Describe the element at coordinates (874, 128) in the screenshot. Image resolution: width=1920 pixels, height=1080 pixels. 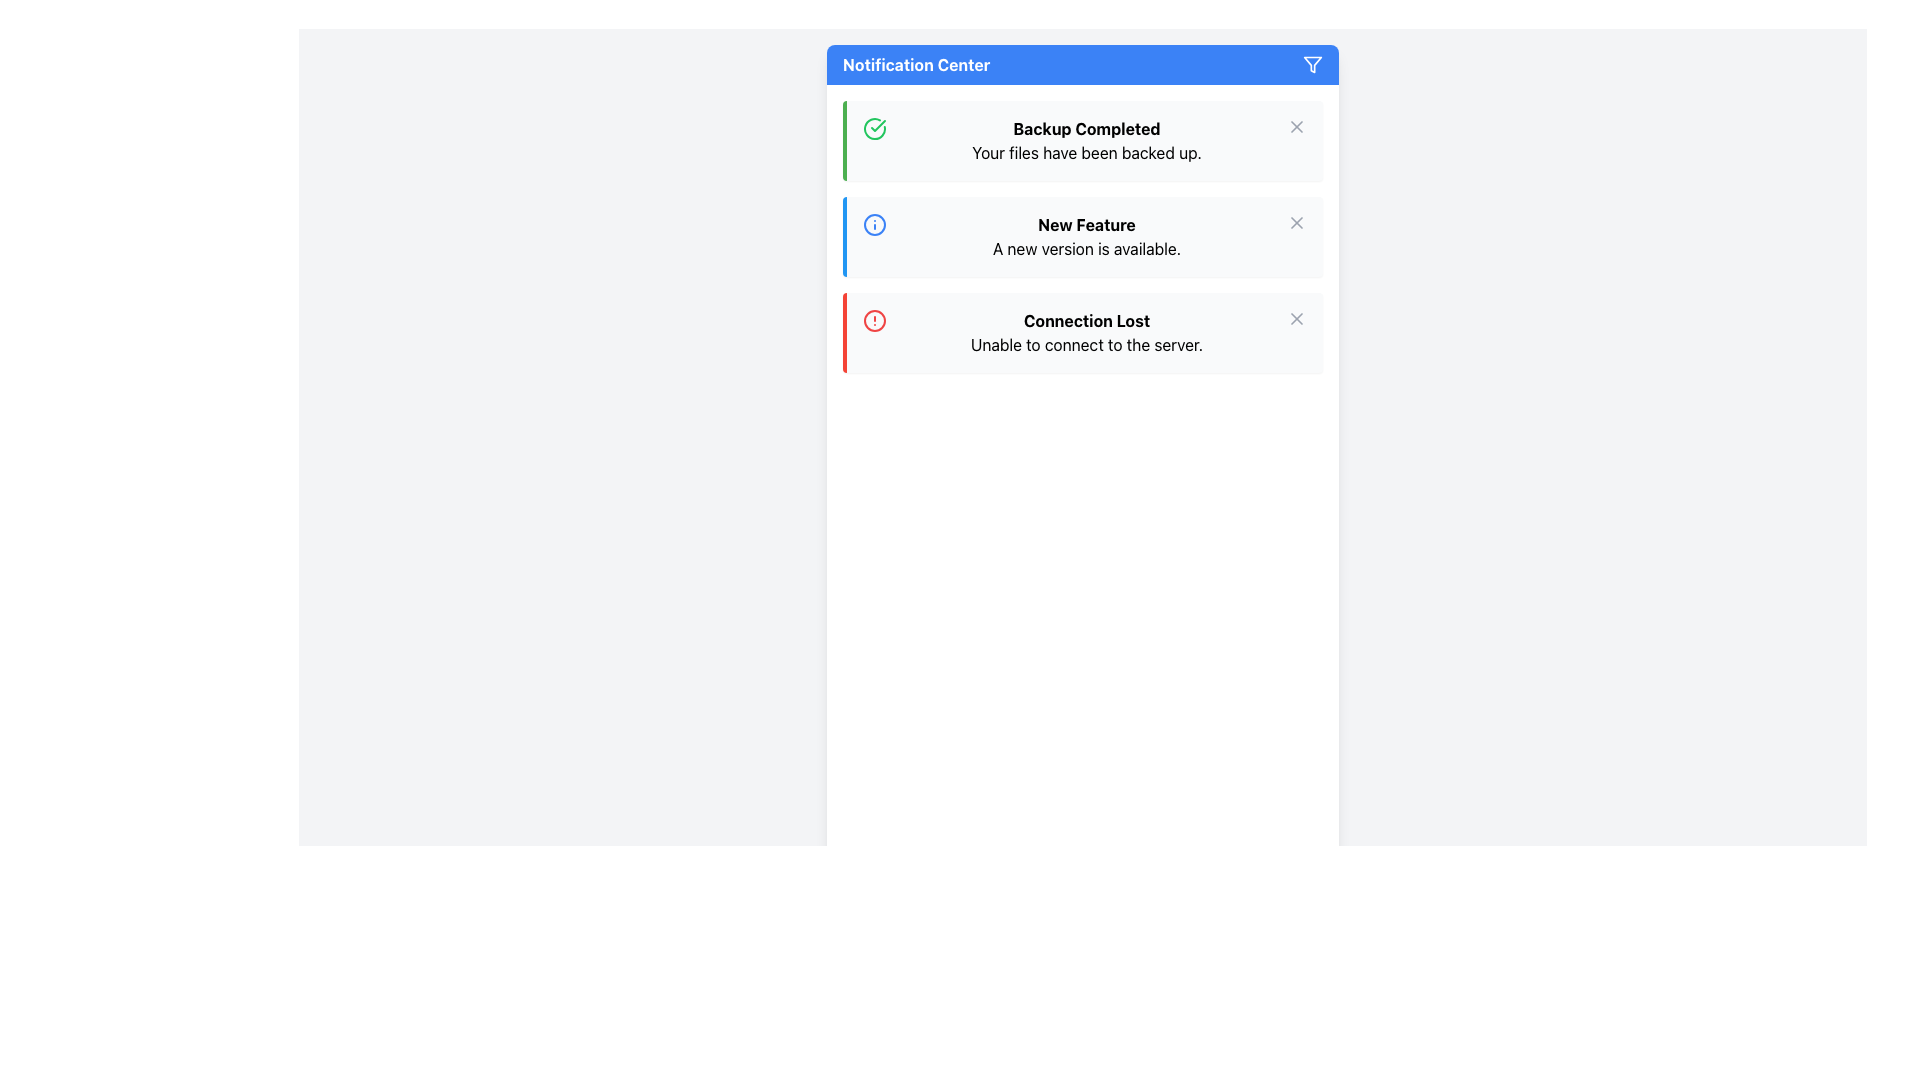
I see `the green circular icon with a checkmark, located to the left of the 'Backup Completed' notification entry` at that location.